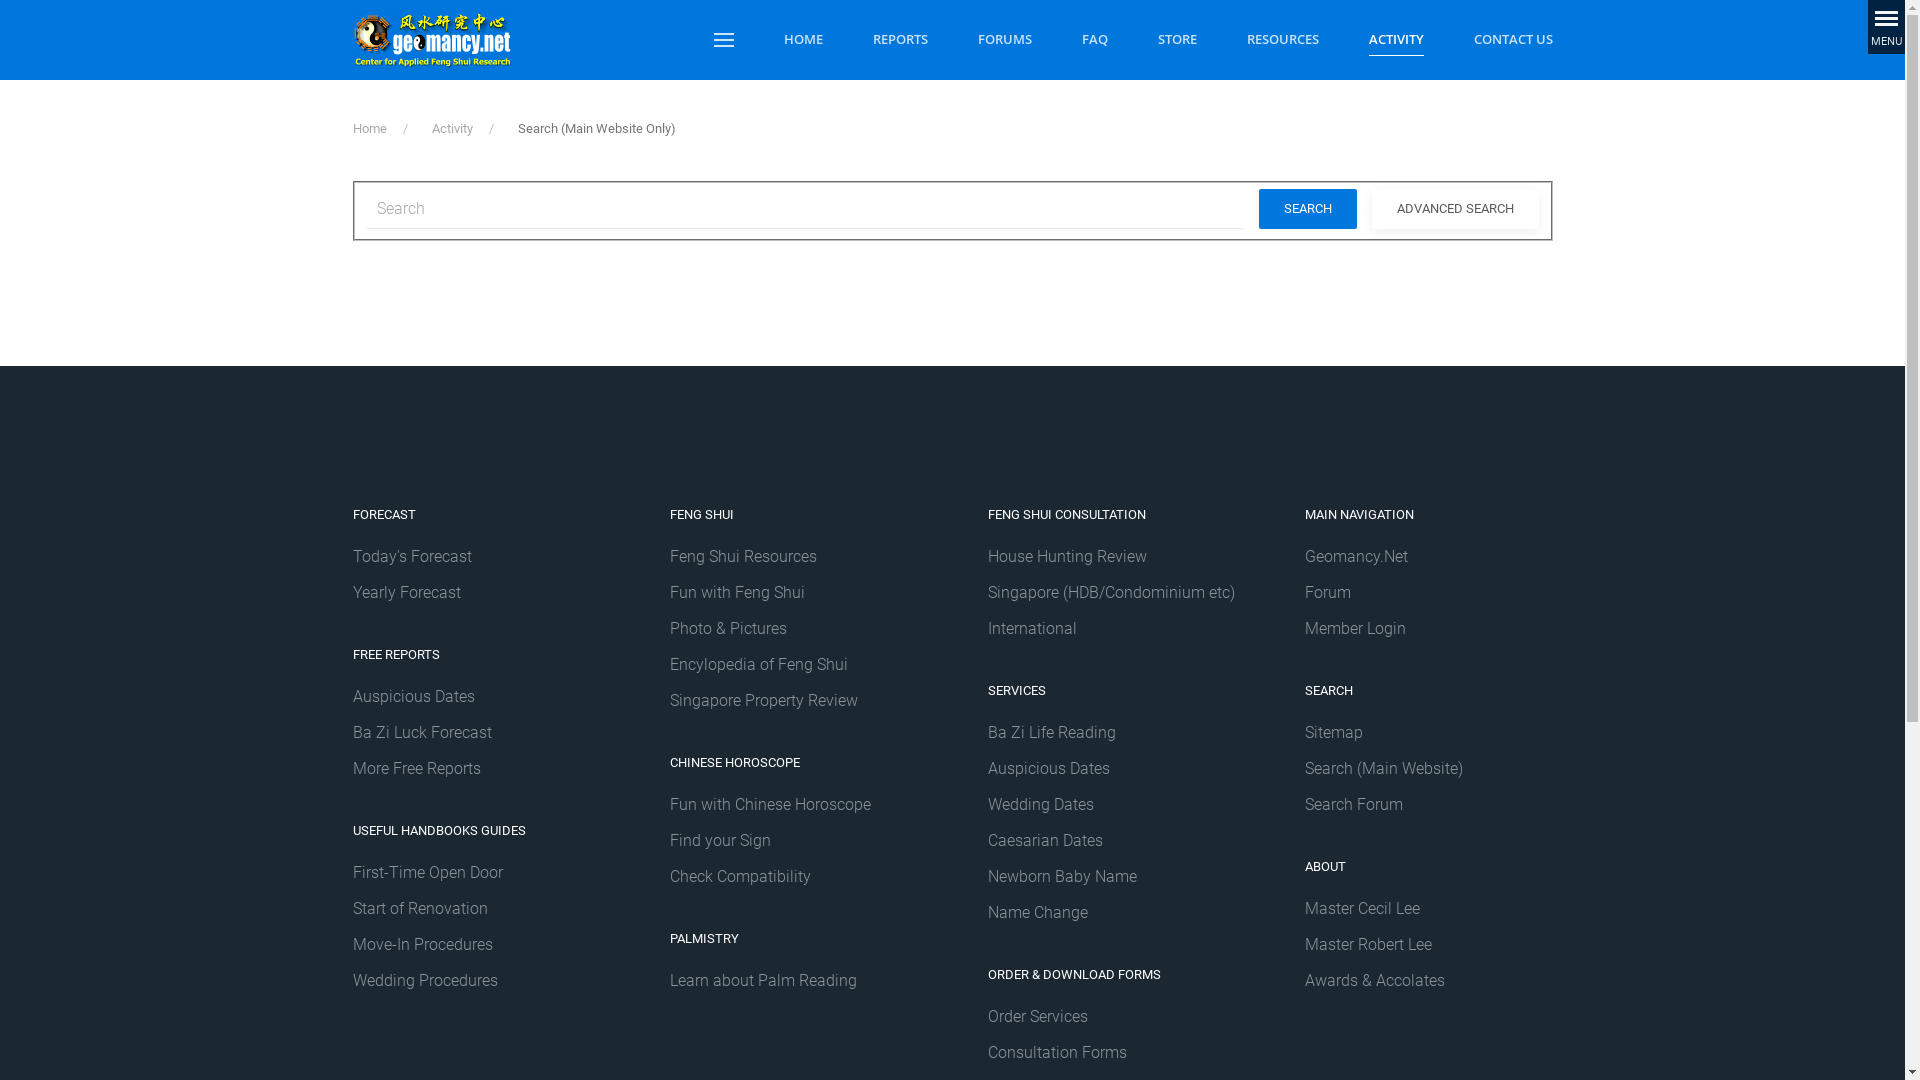 The width and height of the screenshot is (1920, 1080). Describe the element at coordinates (1306, 208) in the screenshot. I see `'SEARCH'` at that location.